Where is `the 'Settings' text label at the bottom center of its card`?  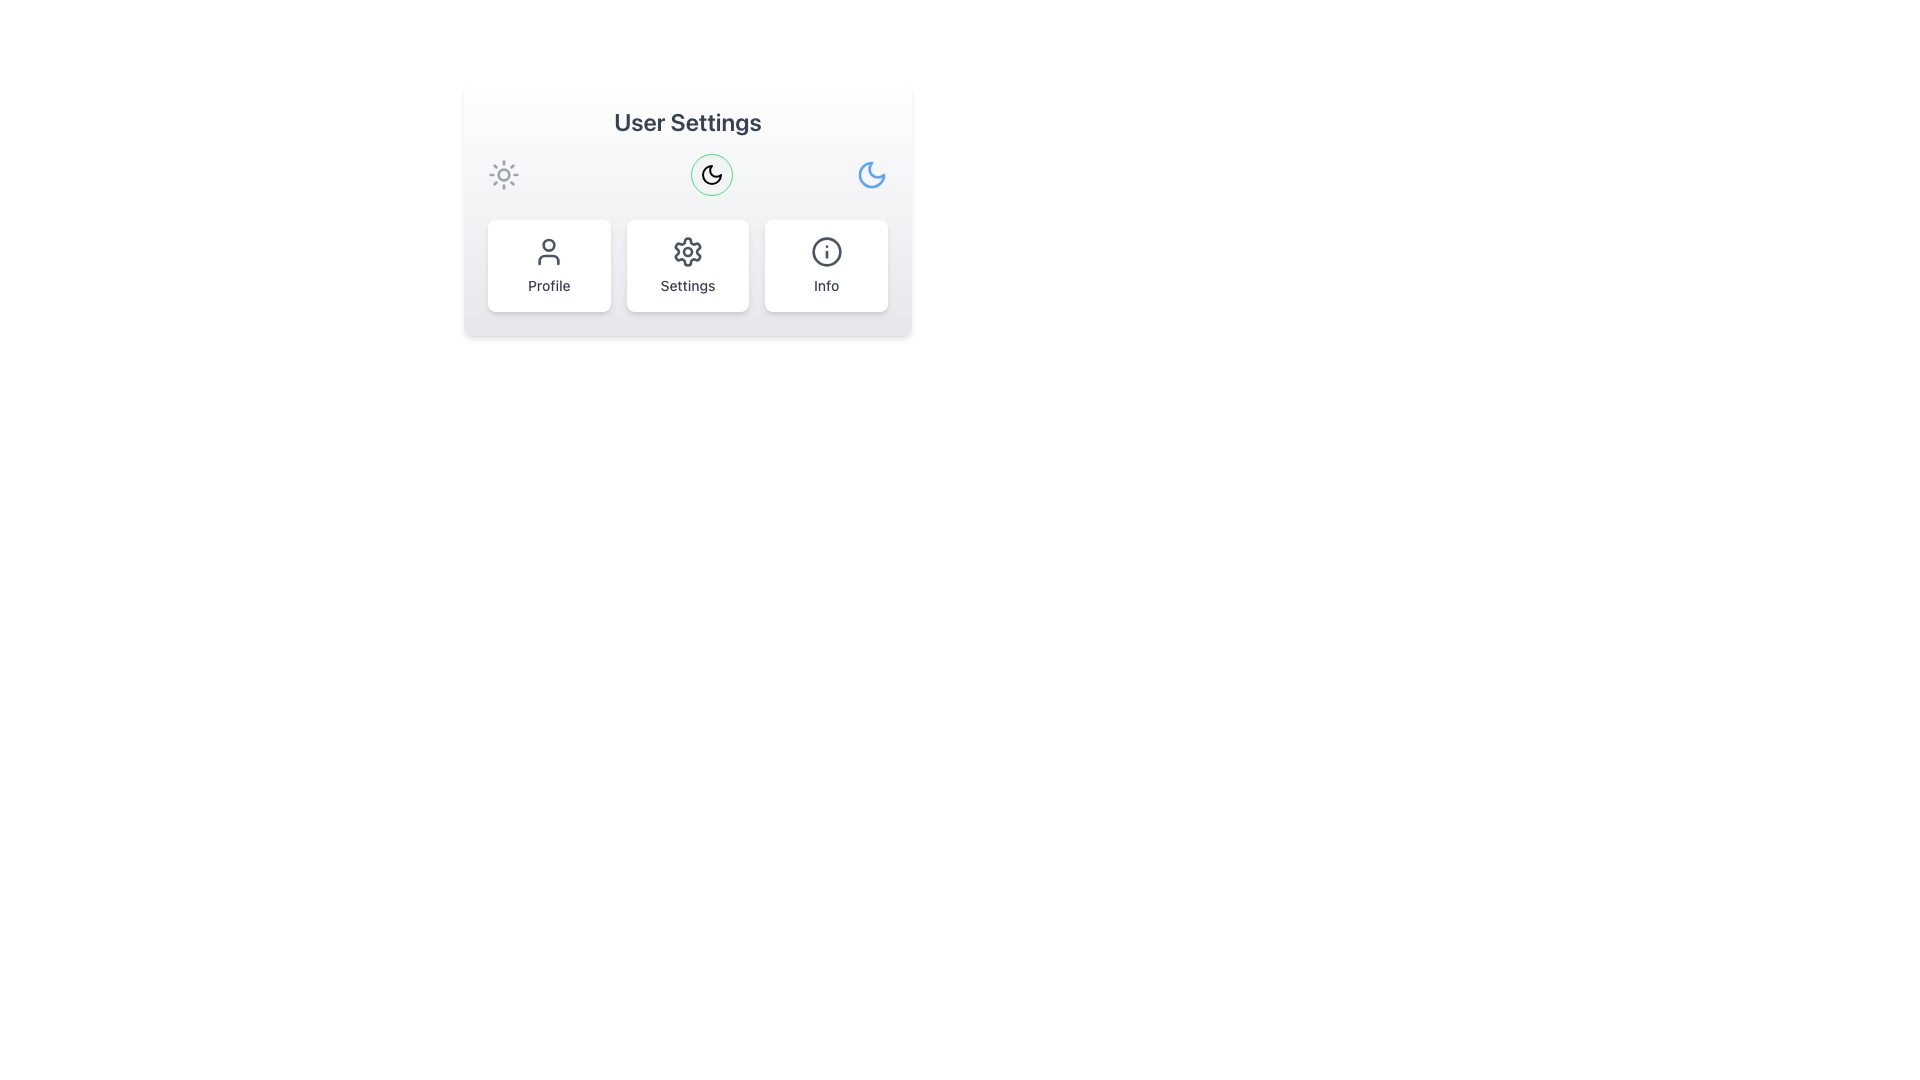
the 'Settings' text label at the bottom center of its card is located at coordinates (687, 285).